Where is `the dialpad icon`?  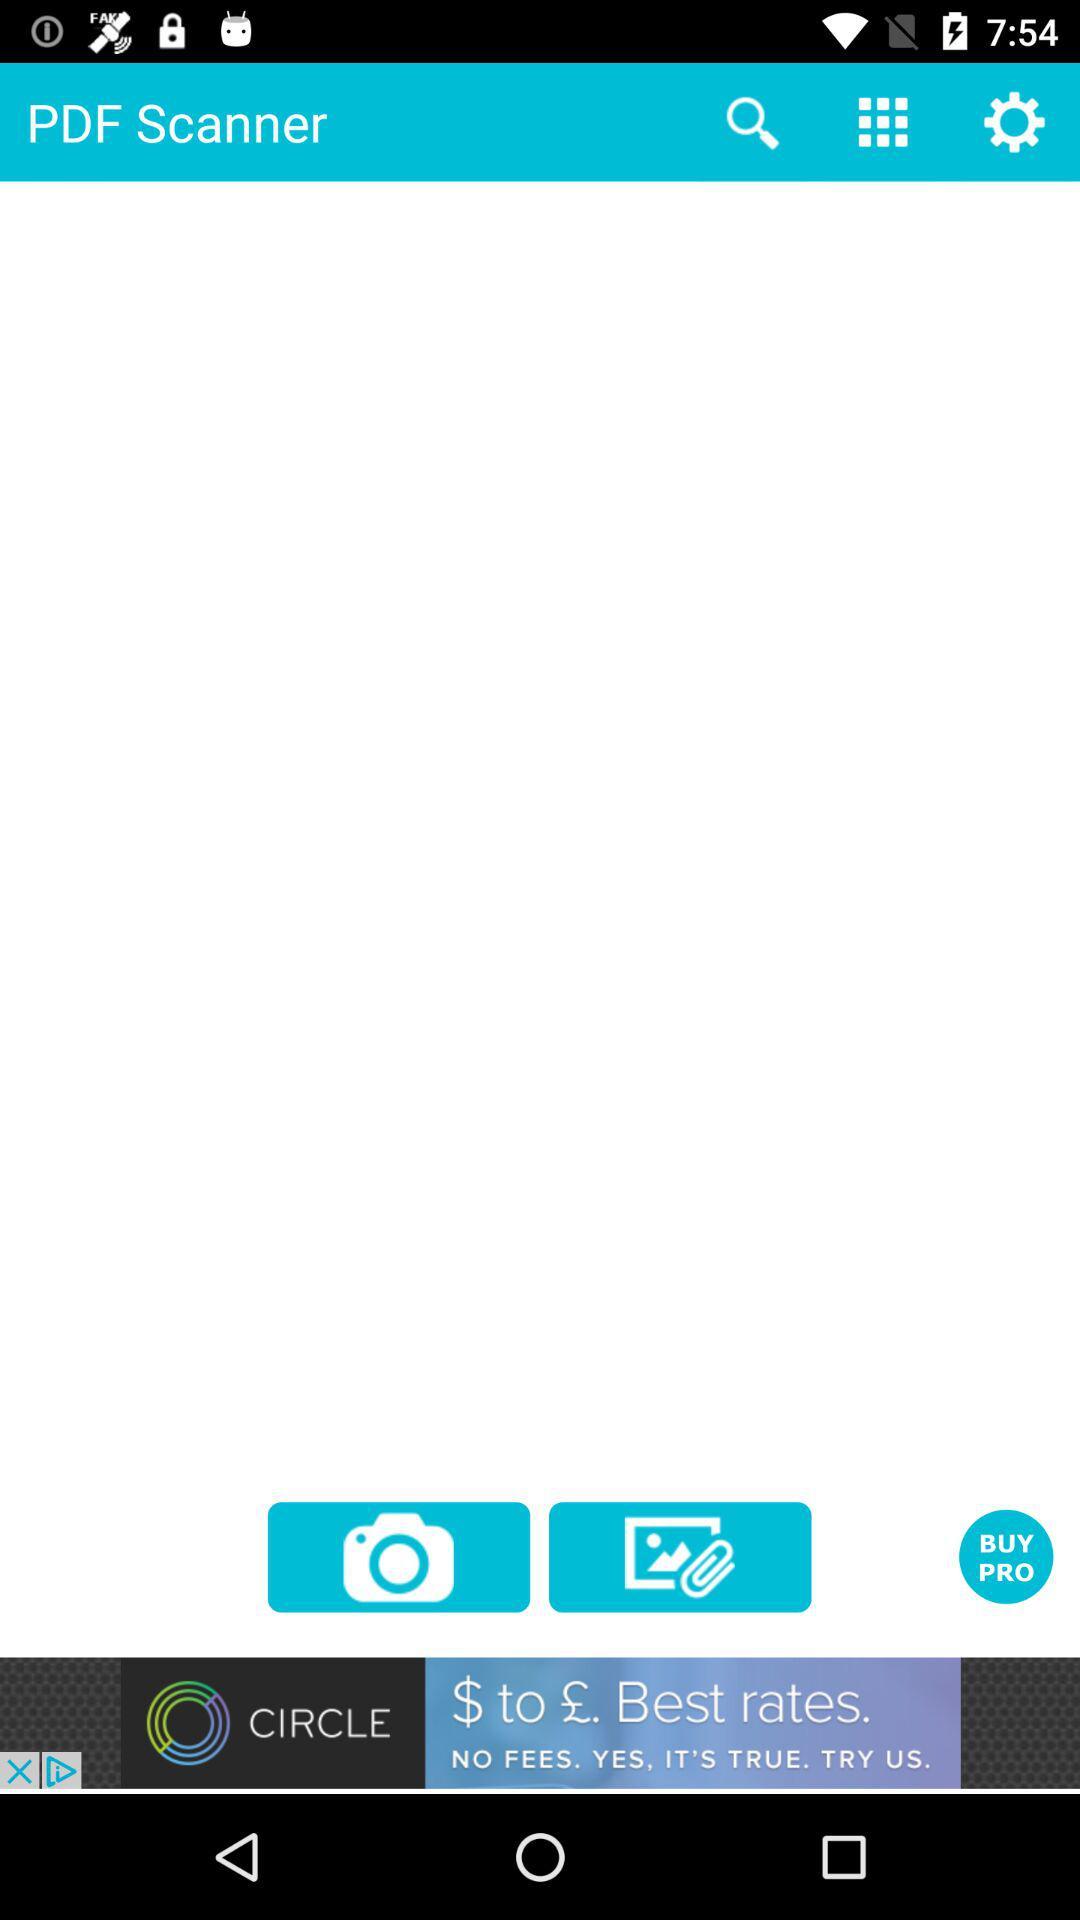
the dialpad icon is located at coordinates (882, 121).